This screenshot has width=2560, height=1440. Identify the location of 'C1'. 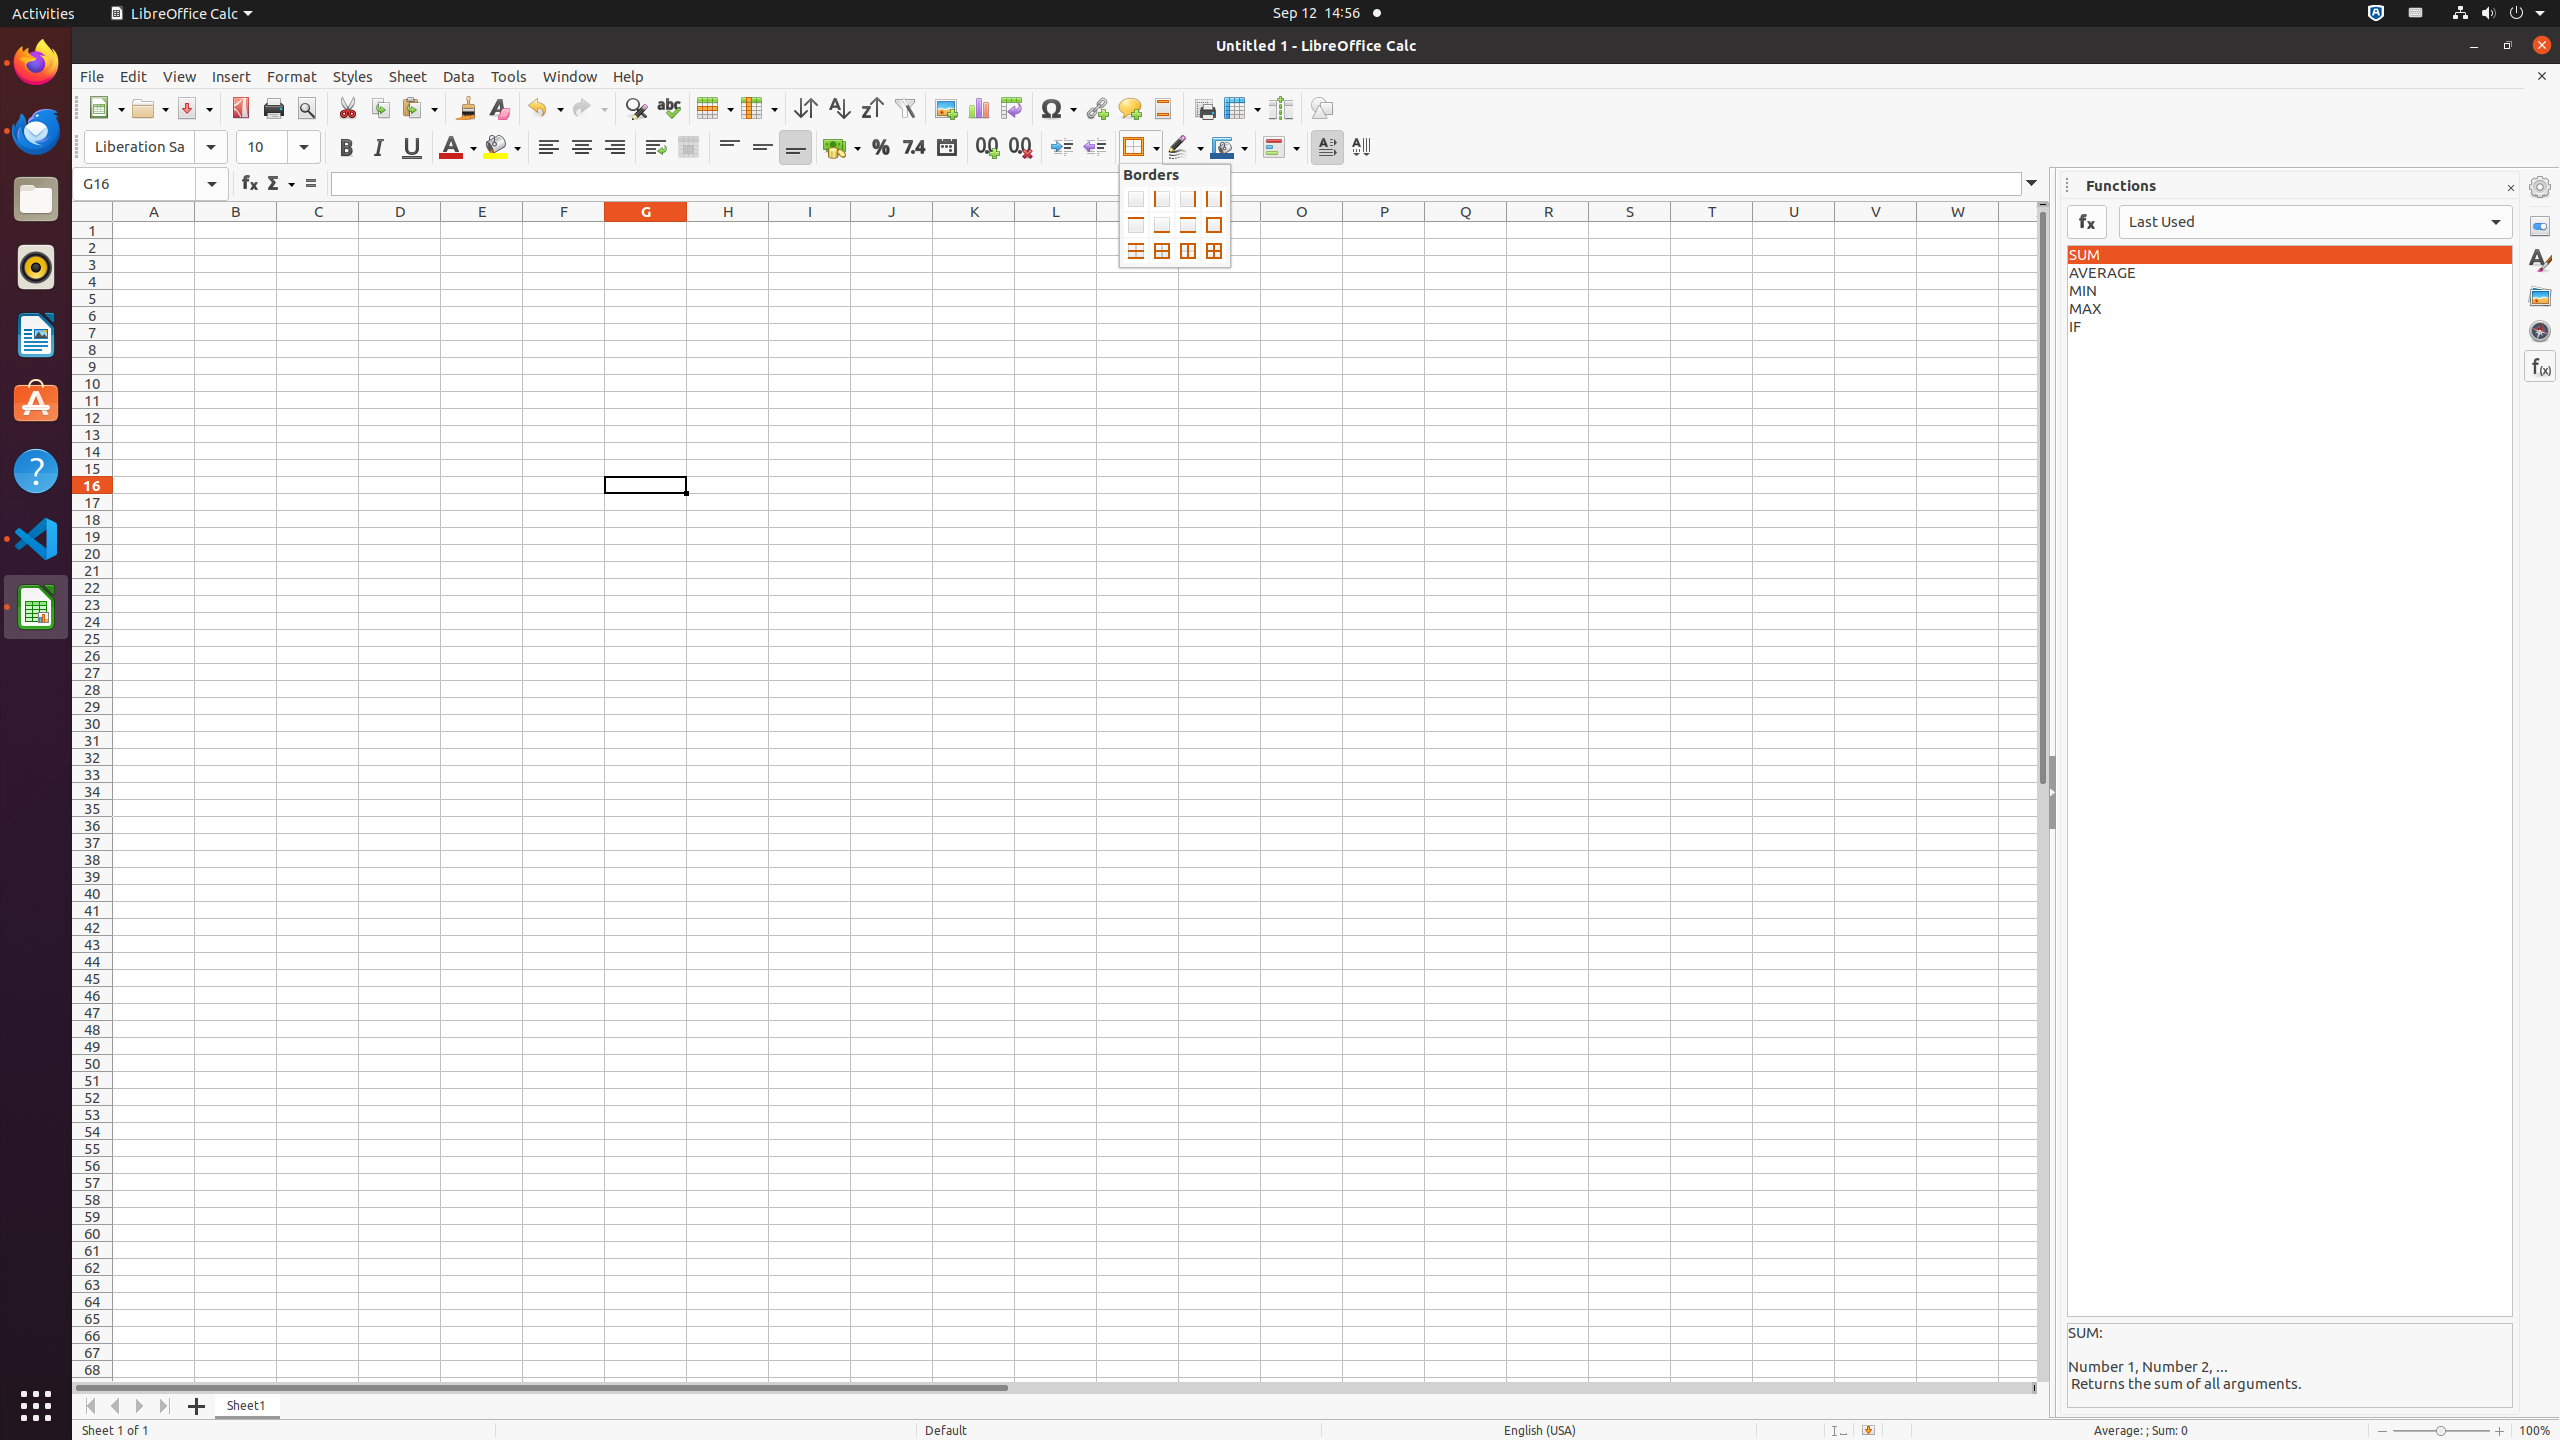
(317, 229).